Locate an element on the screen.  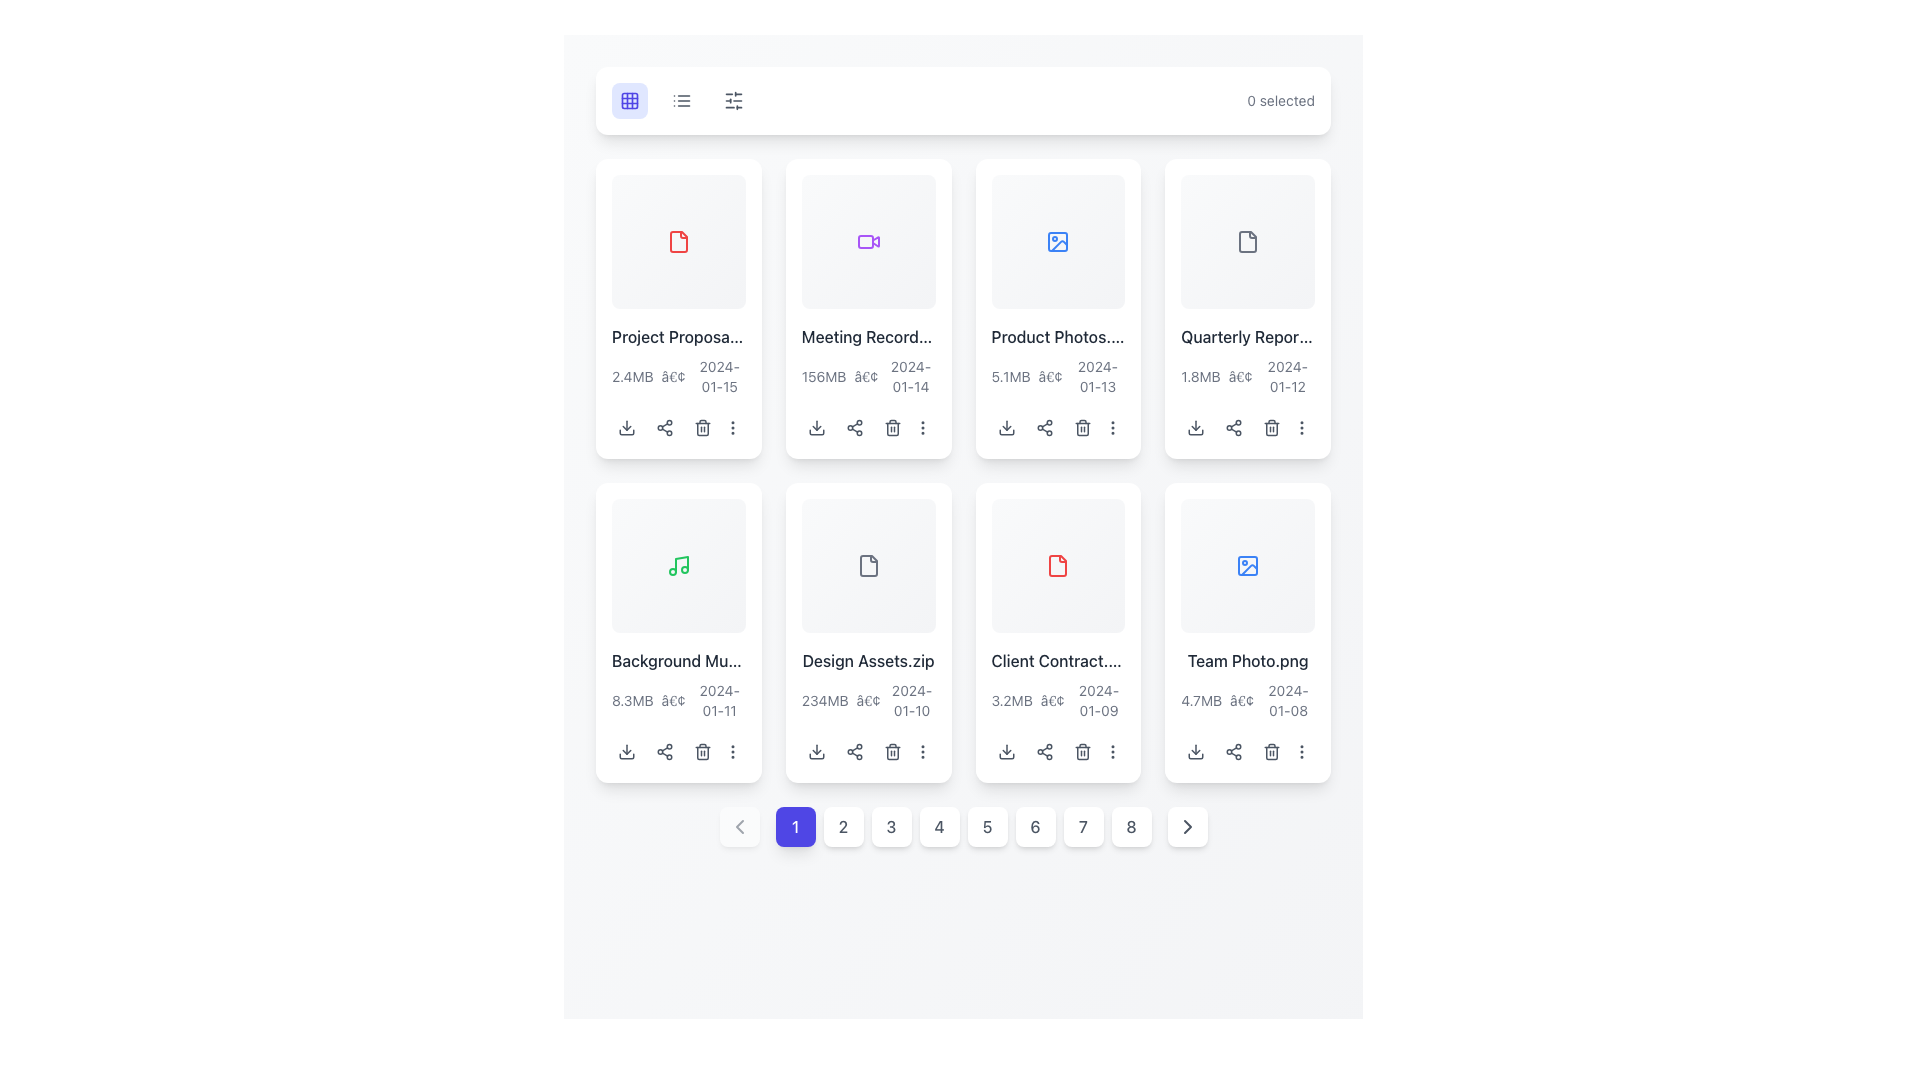
the blue outline image icon representing a picture frame located in the bottom-right card of a grid layout is located at coordinates (1247, 565).